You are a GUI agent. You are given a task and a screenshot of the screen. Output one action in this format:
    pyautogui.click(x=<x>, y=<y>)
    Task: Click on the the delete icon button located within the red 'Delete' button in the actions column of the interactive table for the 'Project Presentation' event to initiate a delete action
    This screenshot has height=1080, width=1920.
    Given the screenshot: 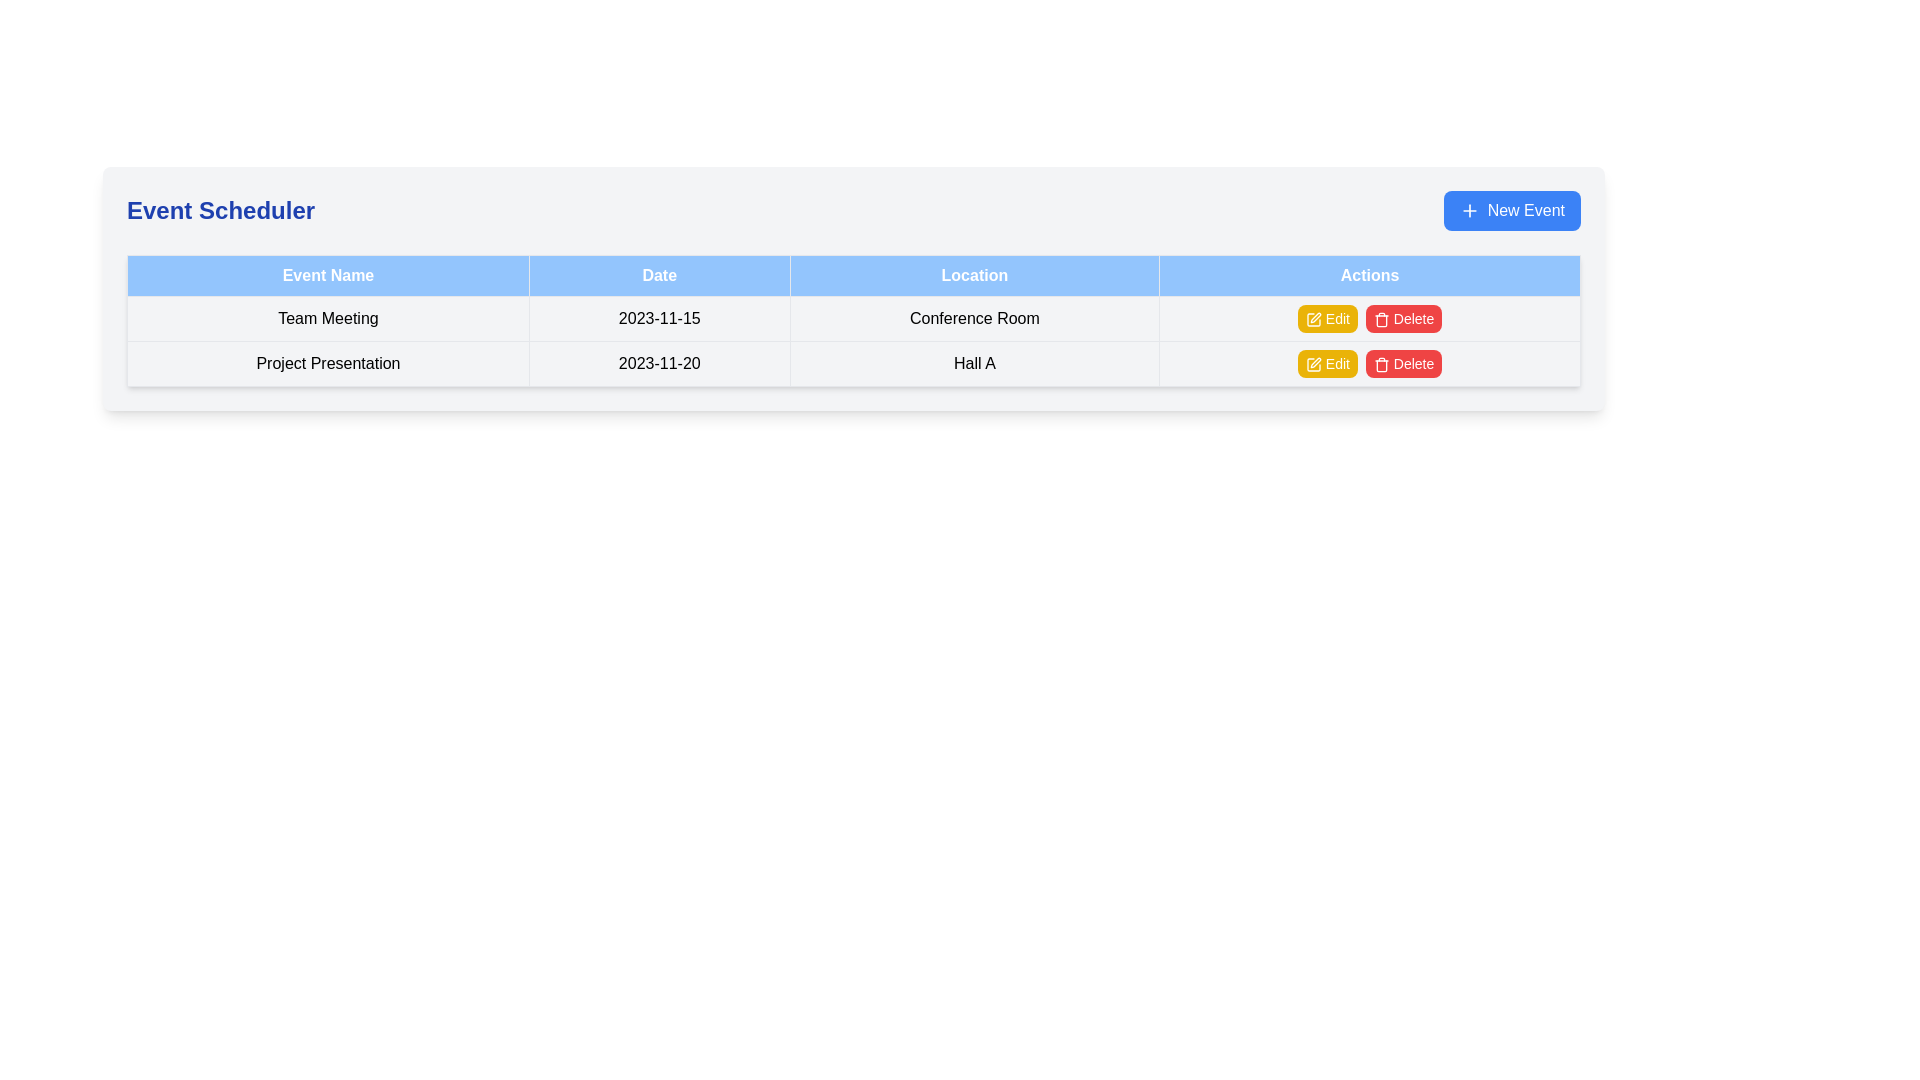 What is the action you would take?
    pyautogui.click(x=1381, y=319)
    